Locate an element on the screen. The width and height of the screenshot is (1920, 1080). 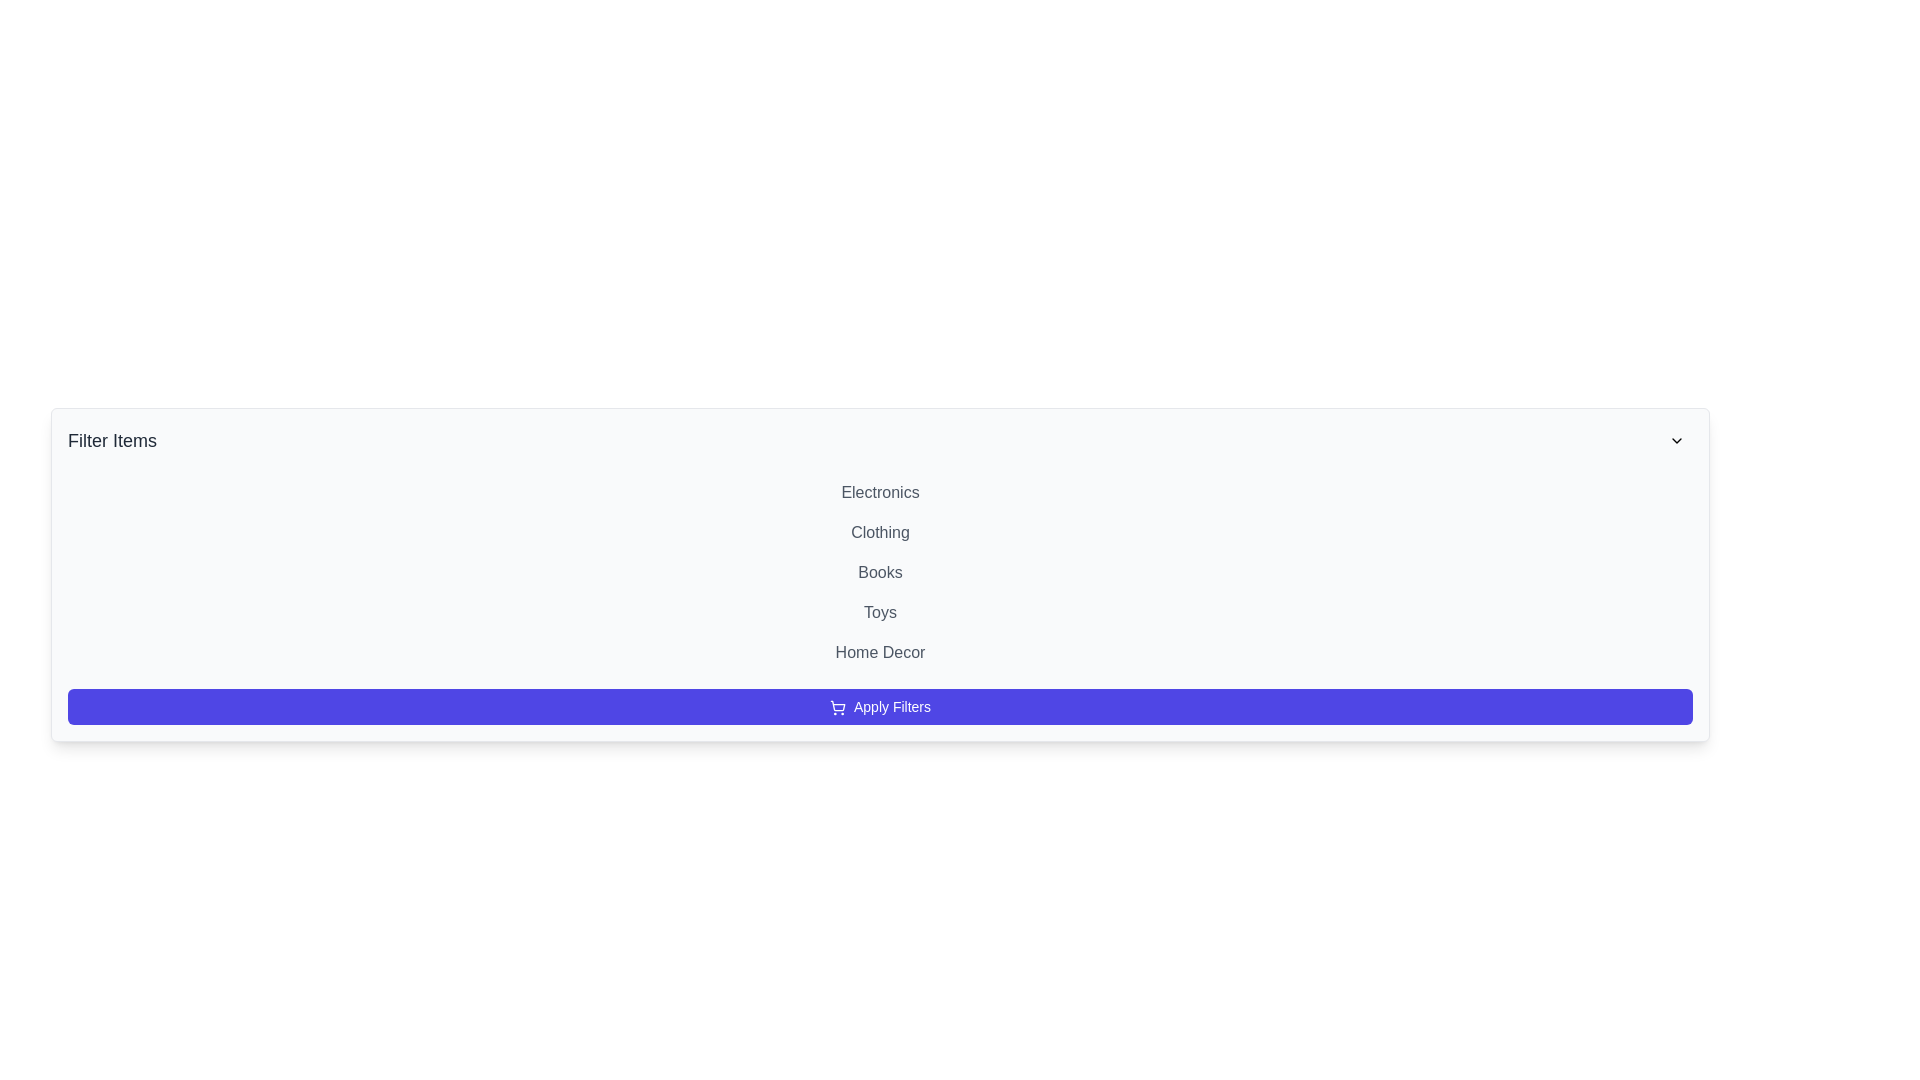
the 'Home Decor' menu item to change its background color, which is the last item in the vertical list of menu items is located at coordinates (880, 652).